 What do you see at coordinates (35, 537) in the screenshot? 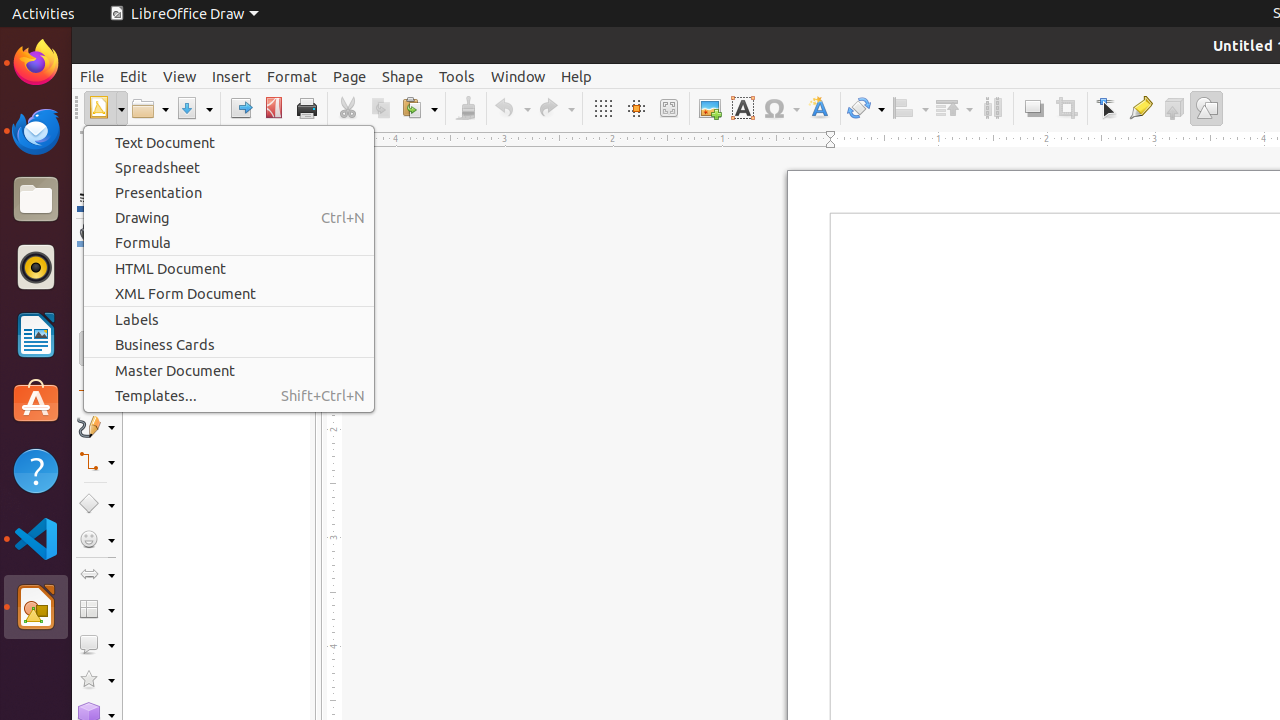
I see `'Visual Studio Code'` at bounding box center [35, 537].